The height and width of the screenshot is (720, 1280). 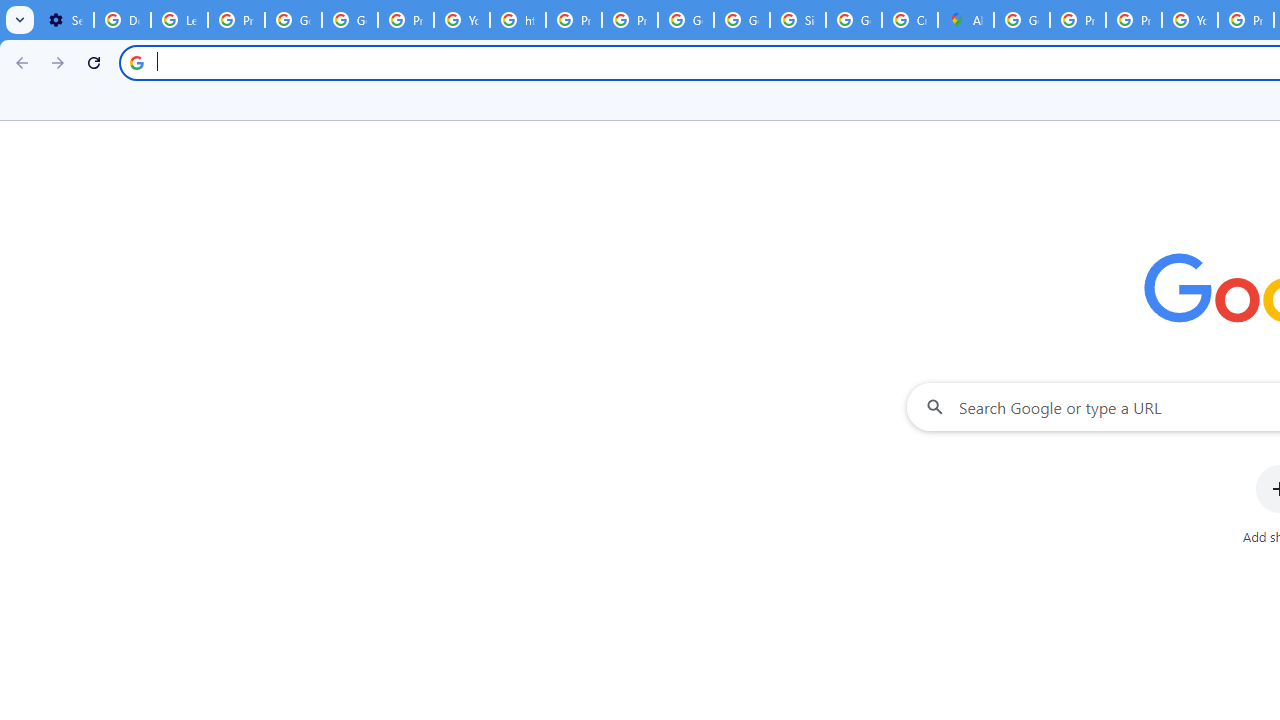 I want to click on 'Sign in - Google Accounts', so click(x=797, y=20).